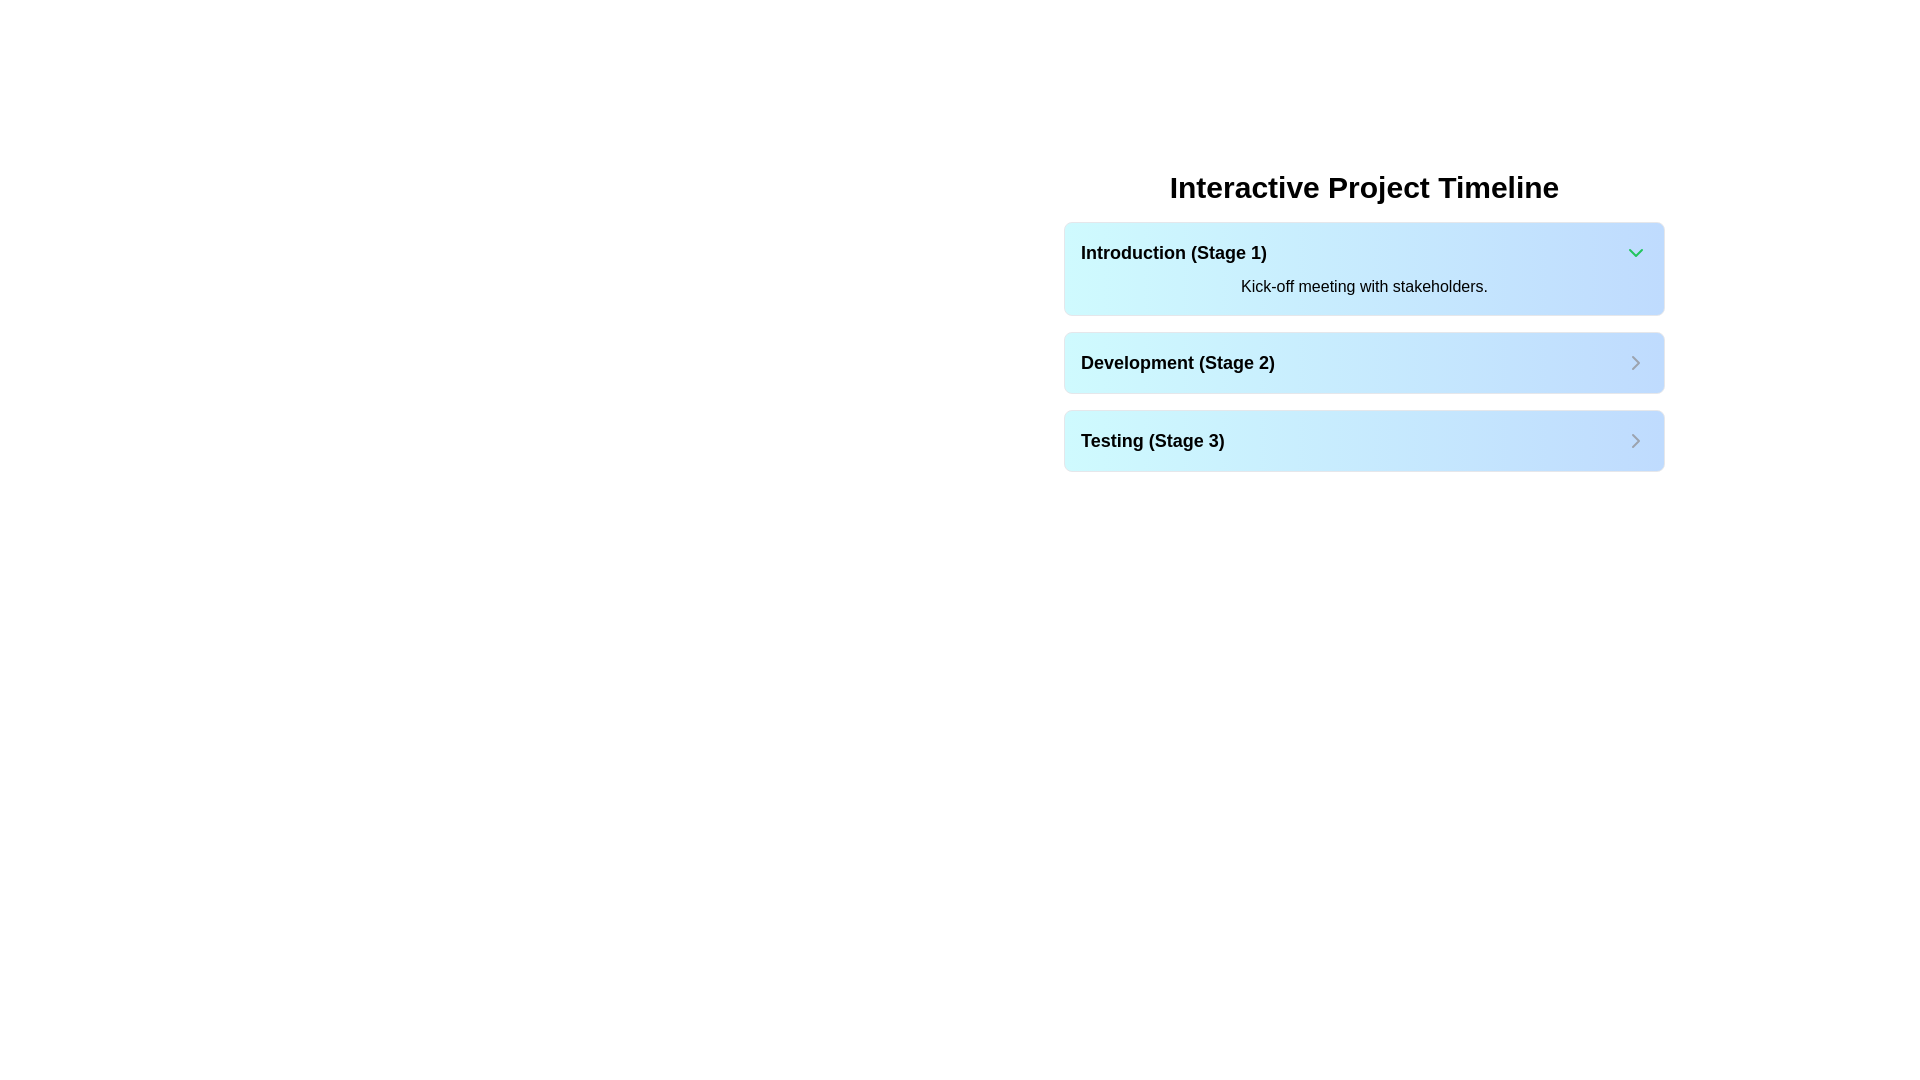 Image resolution: width=1920 pixels, height=1080 pixels. What do you see at coordinates (1178, 362) in the screenshot?
I see `static text label for the 'Development (Stage 2)' section in the interactive timeline, which provides information about this stage and acts as a visual indicator within the timeline structure` at bounding box center [1178, 362].